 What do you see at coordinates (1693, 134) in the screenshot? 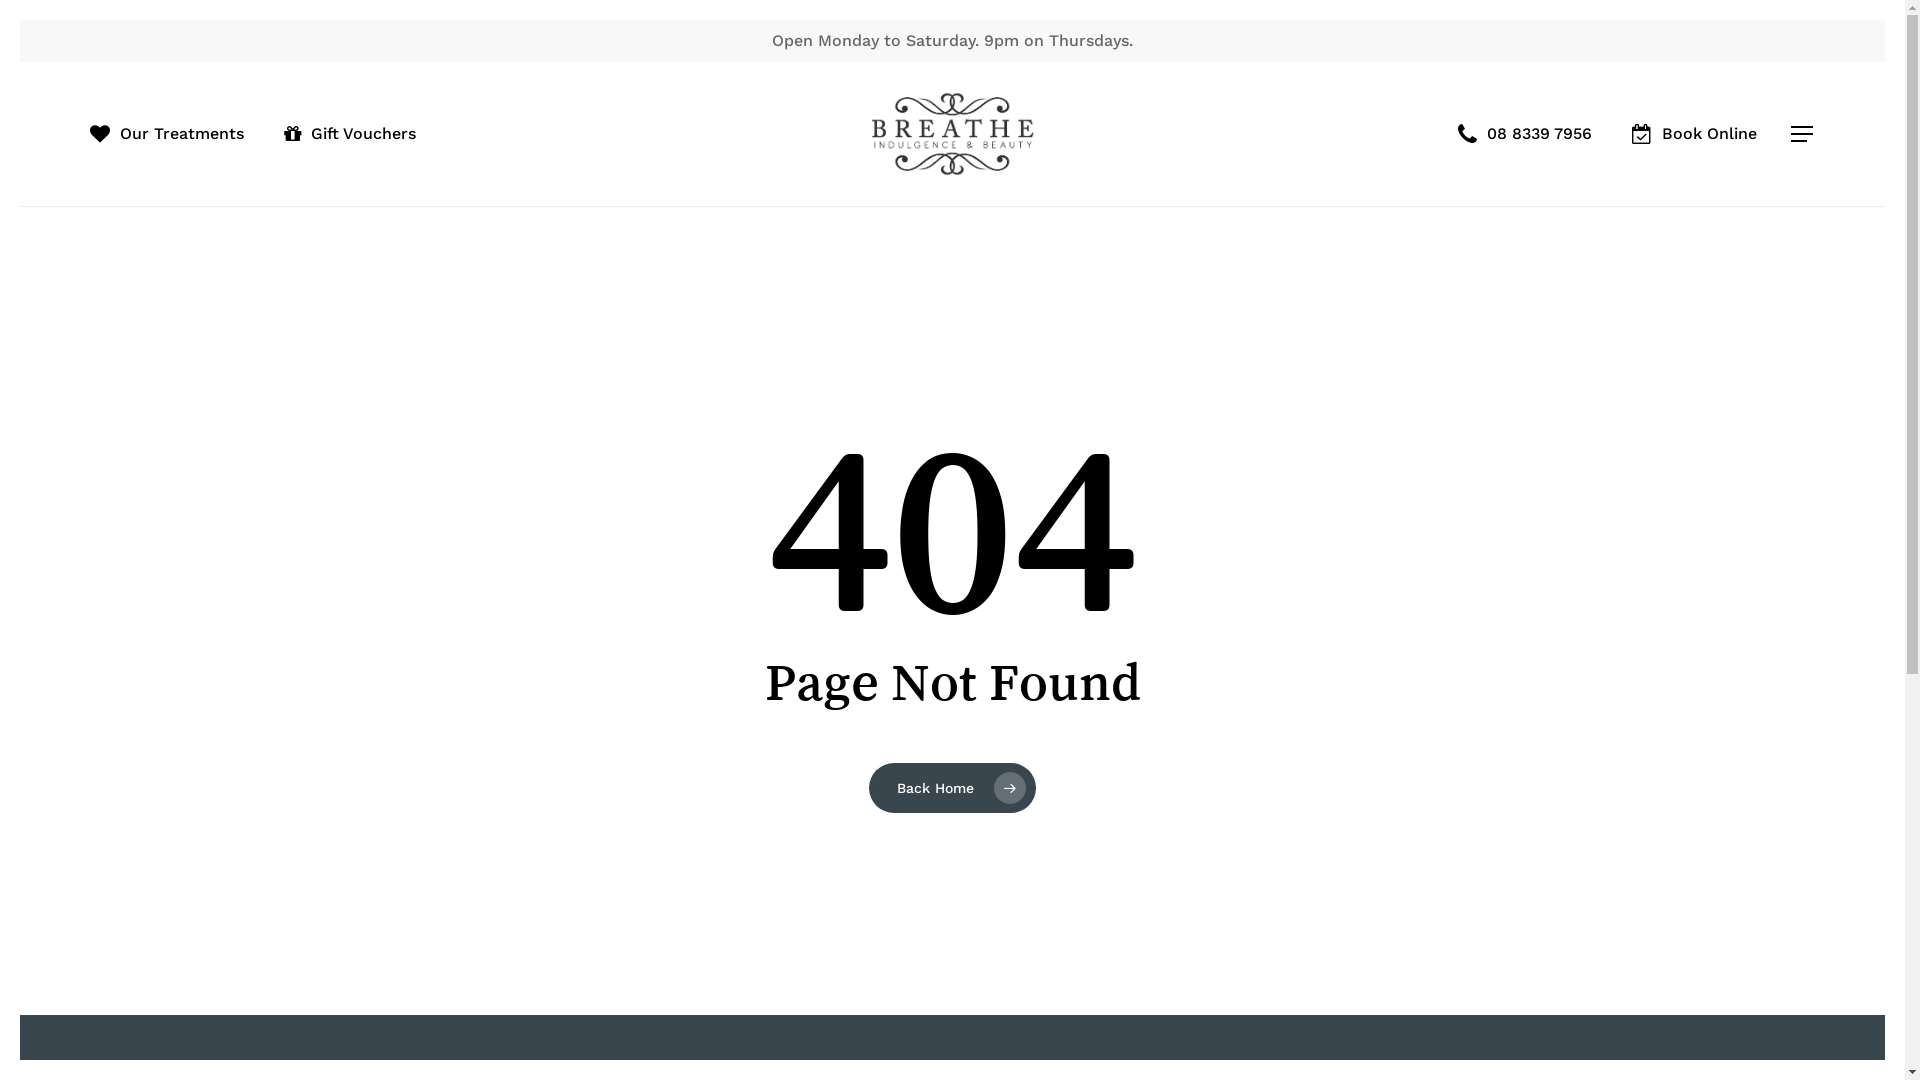
I see `'Book Online'` at bounding box center [1693, 134].